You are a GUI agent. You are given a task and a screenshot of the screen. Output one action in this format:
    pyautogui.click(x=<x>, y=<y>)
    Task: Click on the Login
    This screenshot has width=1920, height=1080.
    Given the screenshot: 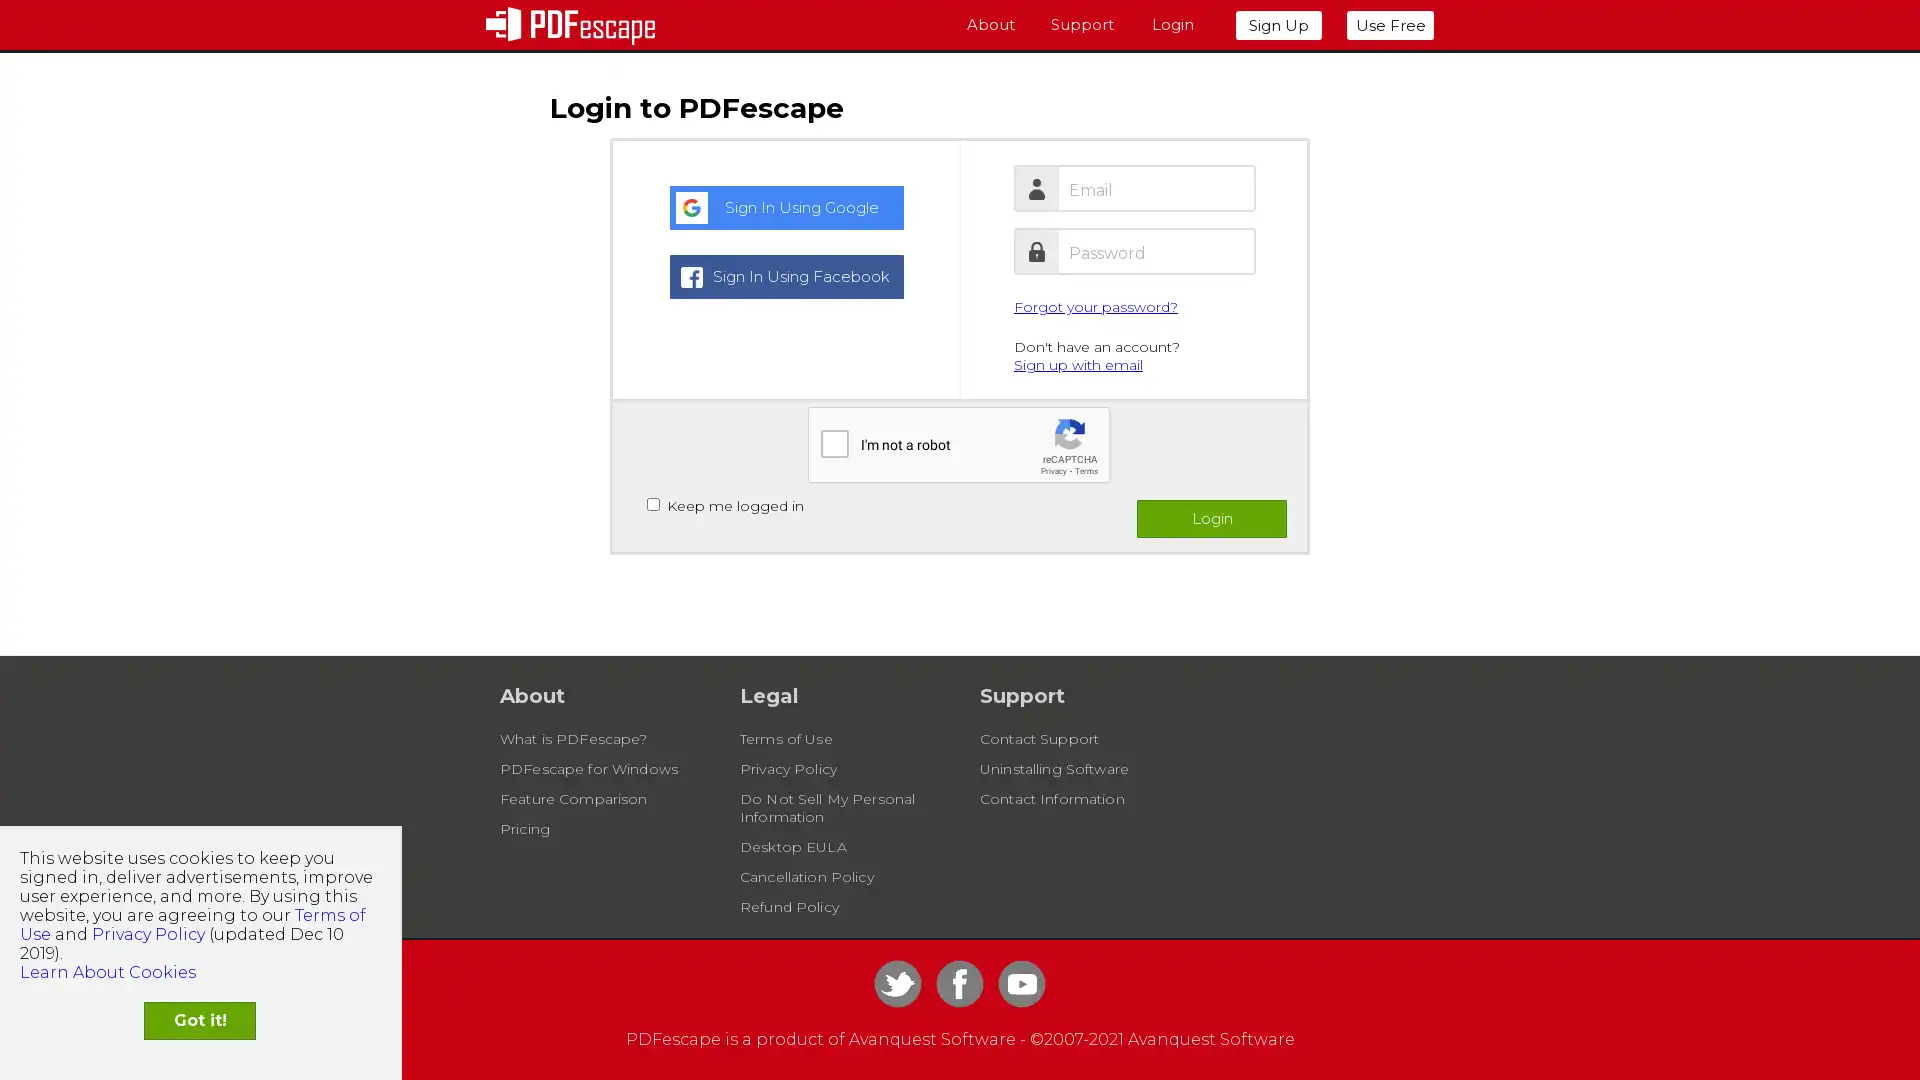 What is the action you would take?
    pyautogui.click(x=1210, y=518)
    